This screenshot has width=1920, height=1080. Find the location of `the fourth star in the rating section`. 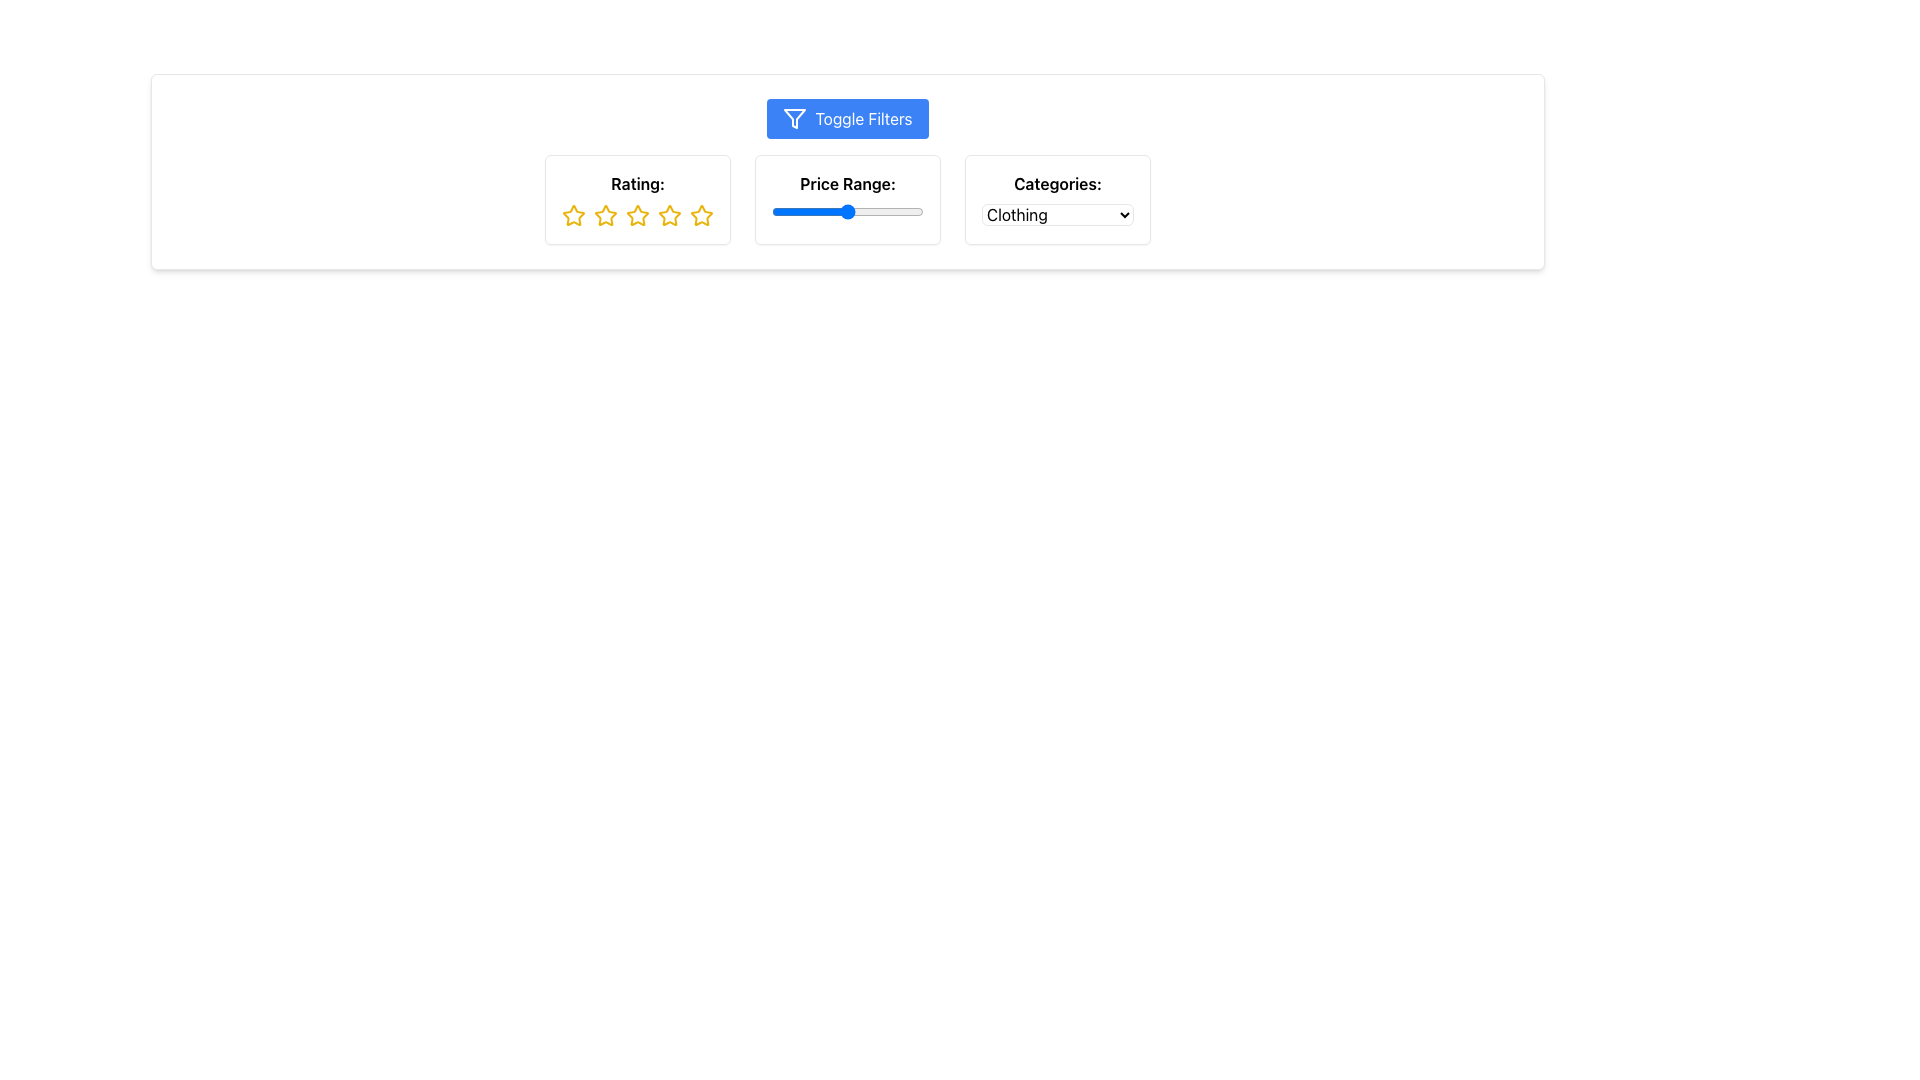

the fourth star in the rating section is located at coordinates (670, 216).